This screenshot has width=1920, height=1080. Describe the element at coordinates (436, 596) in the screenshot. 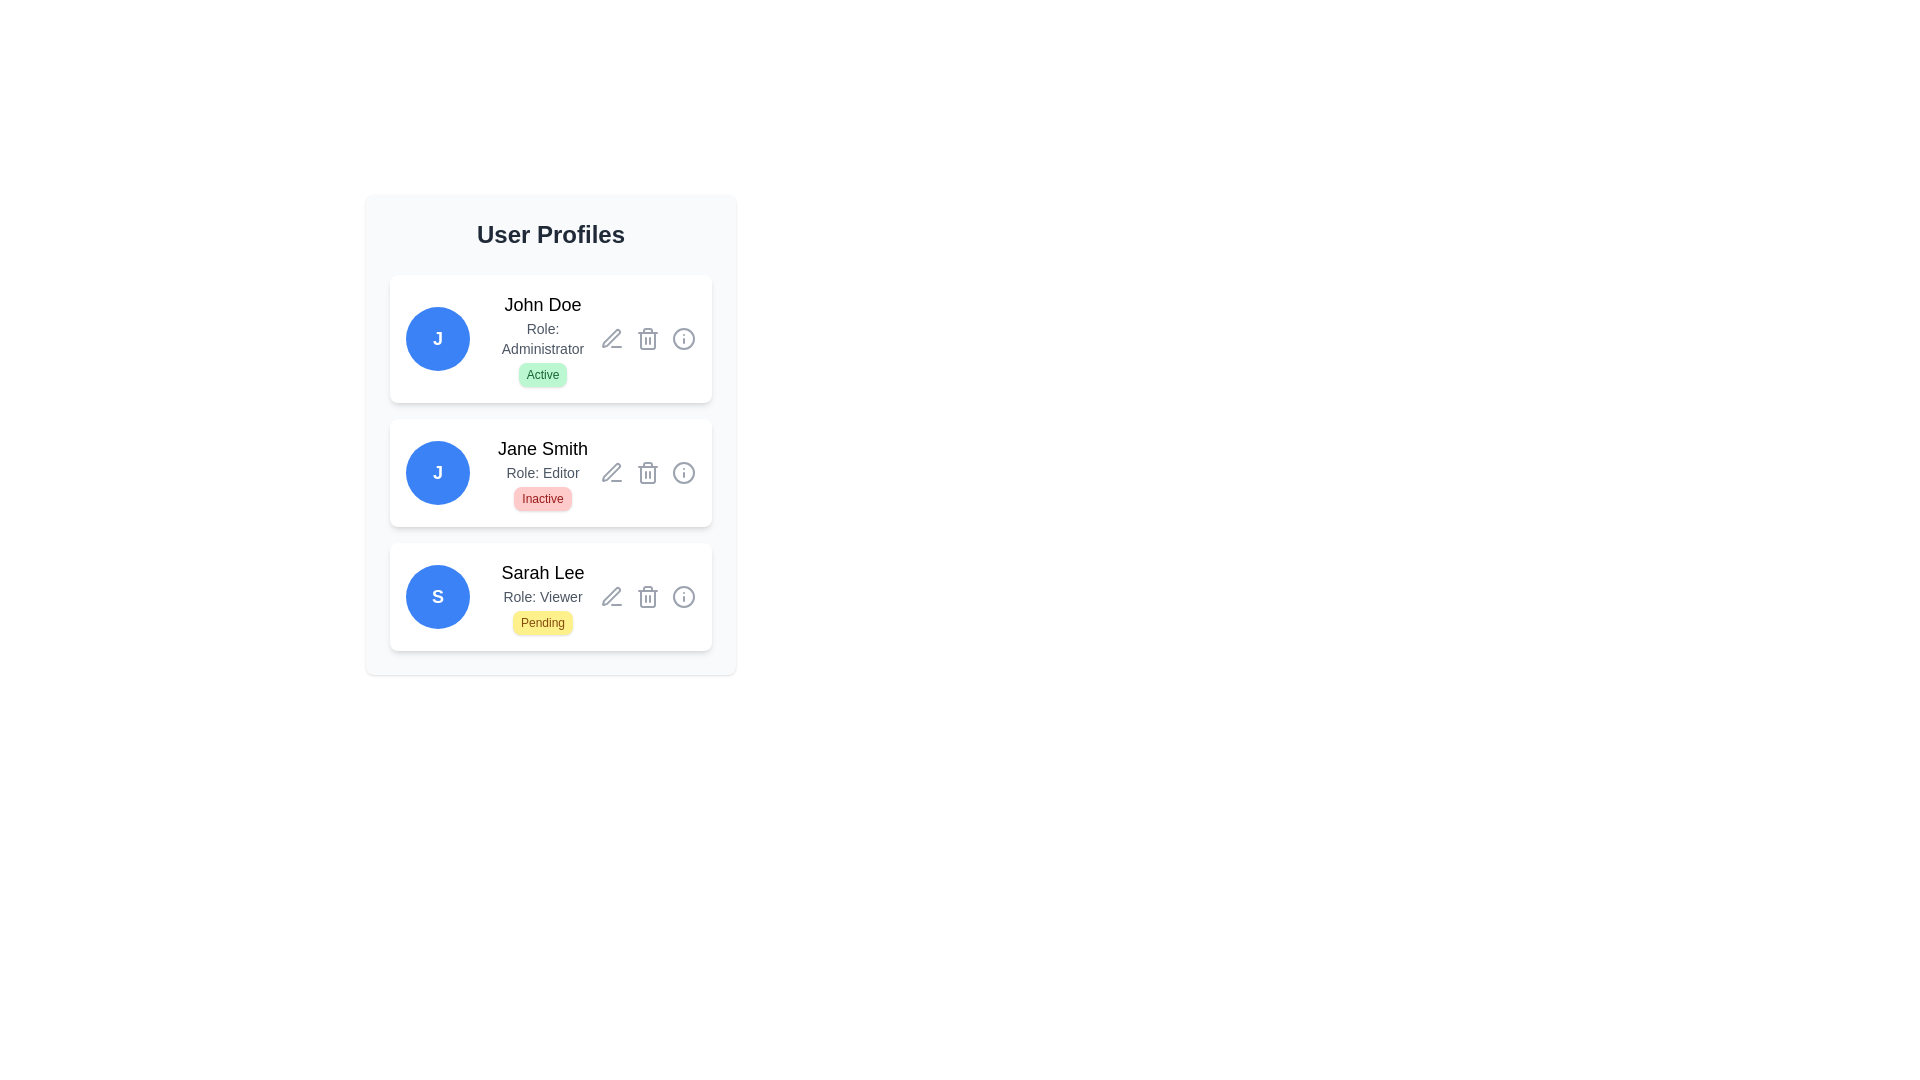

I see `the circular badge with a blue background and white 'S' text, which serves as the avatar placeholder for 'Sarah Lee' in the user profiles section` at that location.